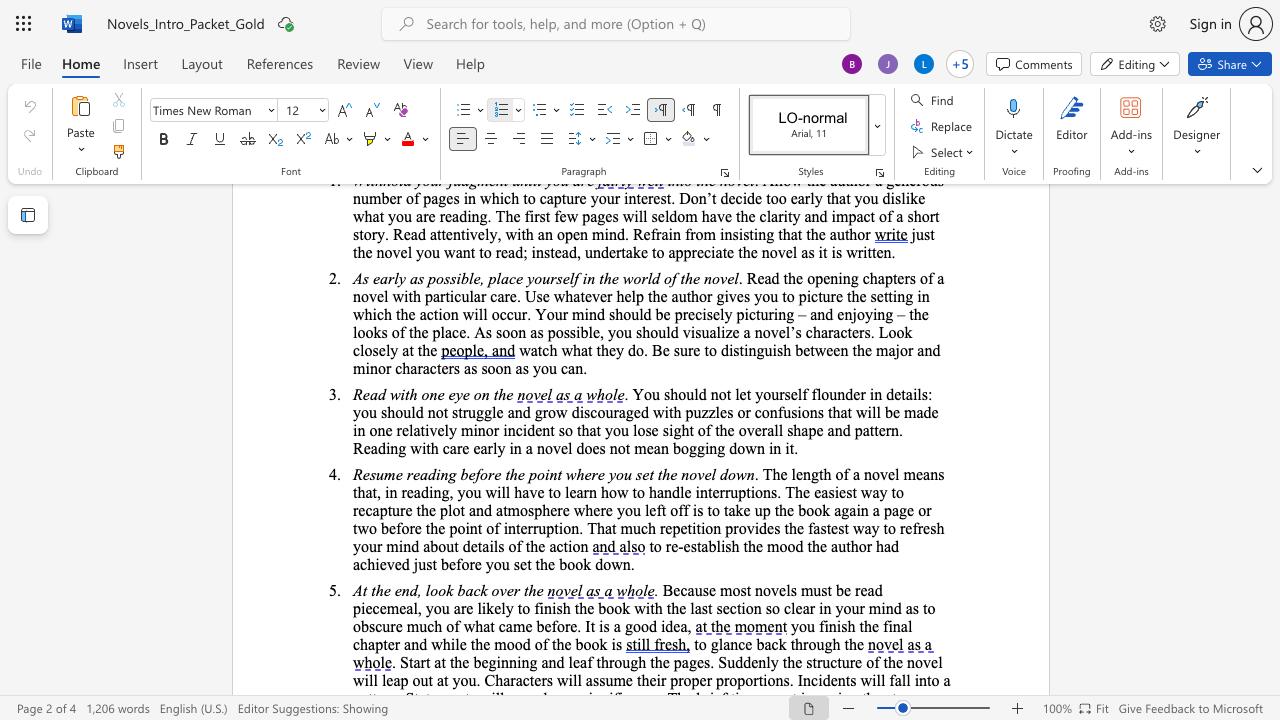 Image resolution: width=1280 pixels, height=720 pixels. Describe the element at coordinates (499, 589) in the screenshot. I see `the space between the continuous character "o" and "v" in the text` at that location.